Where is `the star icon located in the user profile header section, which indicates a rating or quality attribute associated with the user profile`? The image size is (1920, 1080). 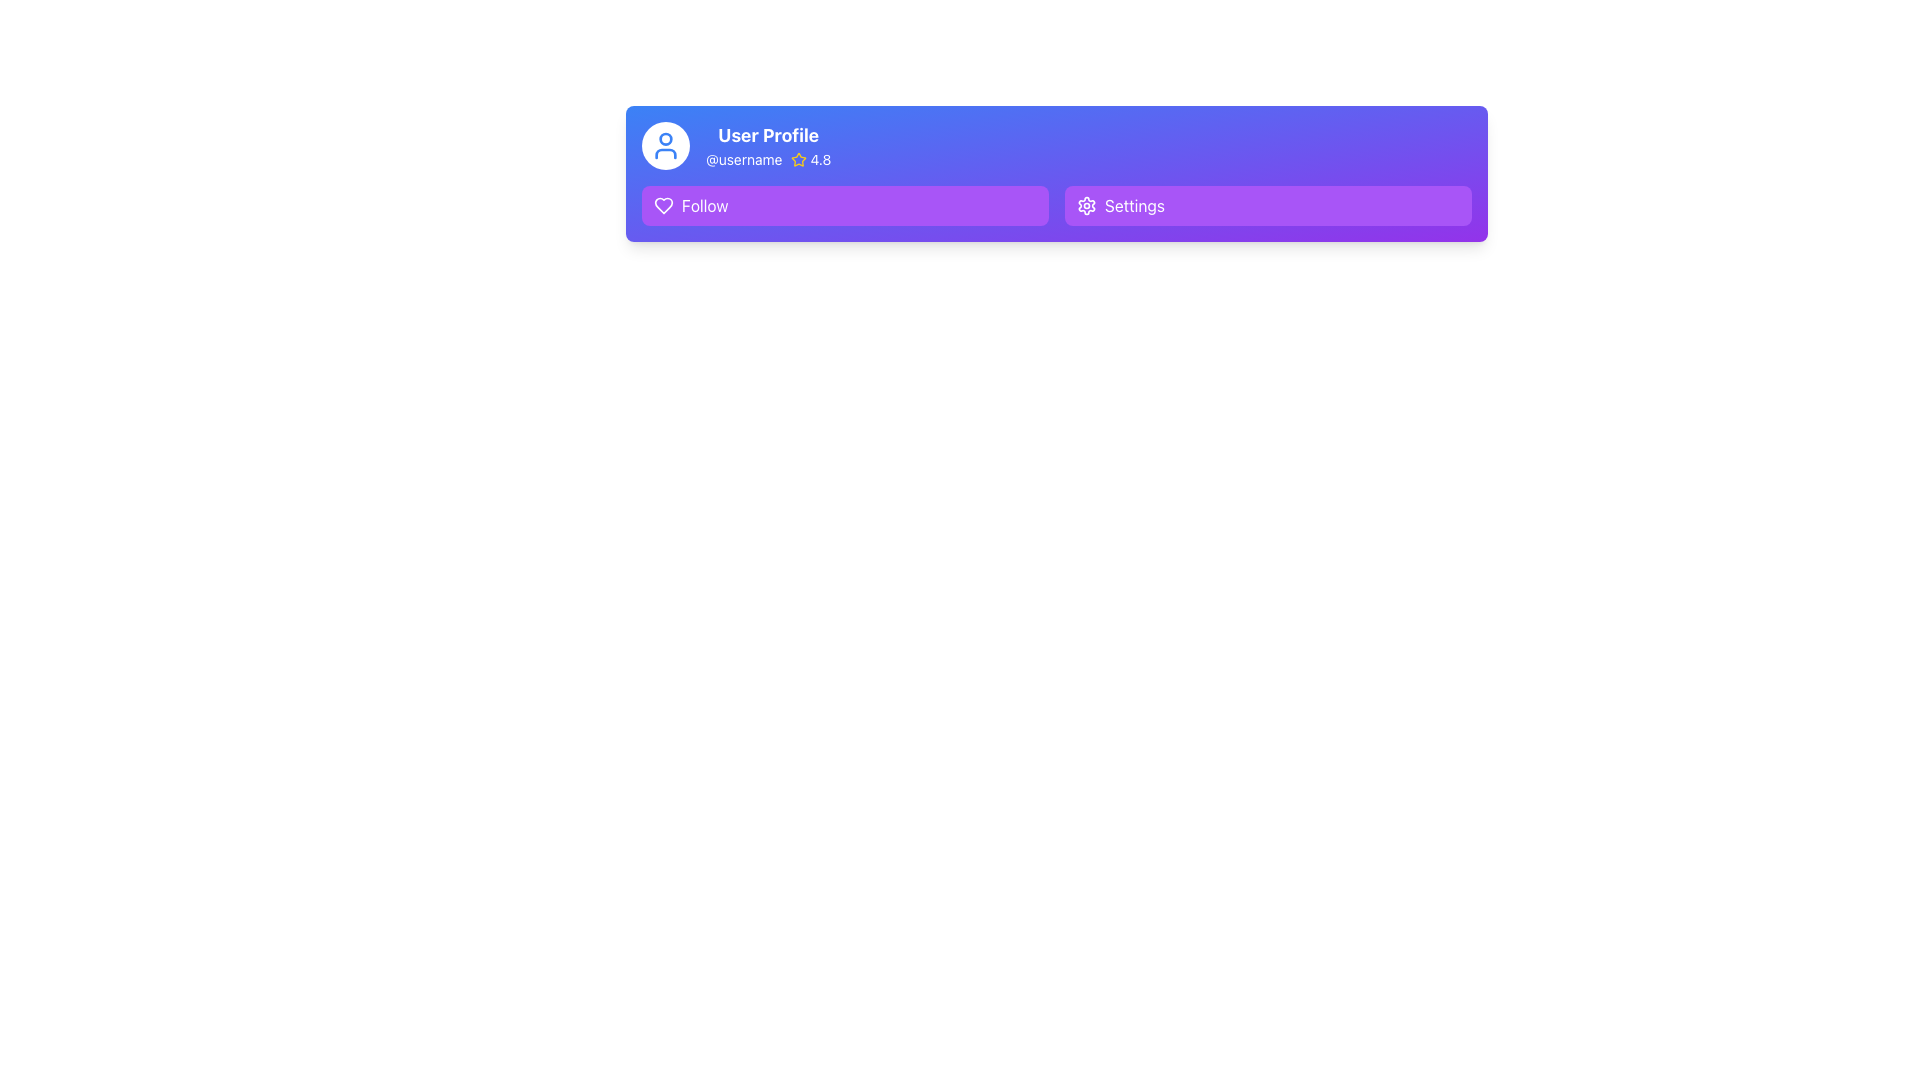
the star icon located in the user profile header section, which indicates a rating or quality attribute associated with the user profile is located at coordinates (797, 158).